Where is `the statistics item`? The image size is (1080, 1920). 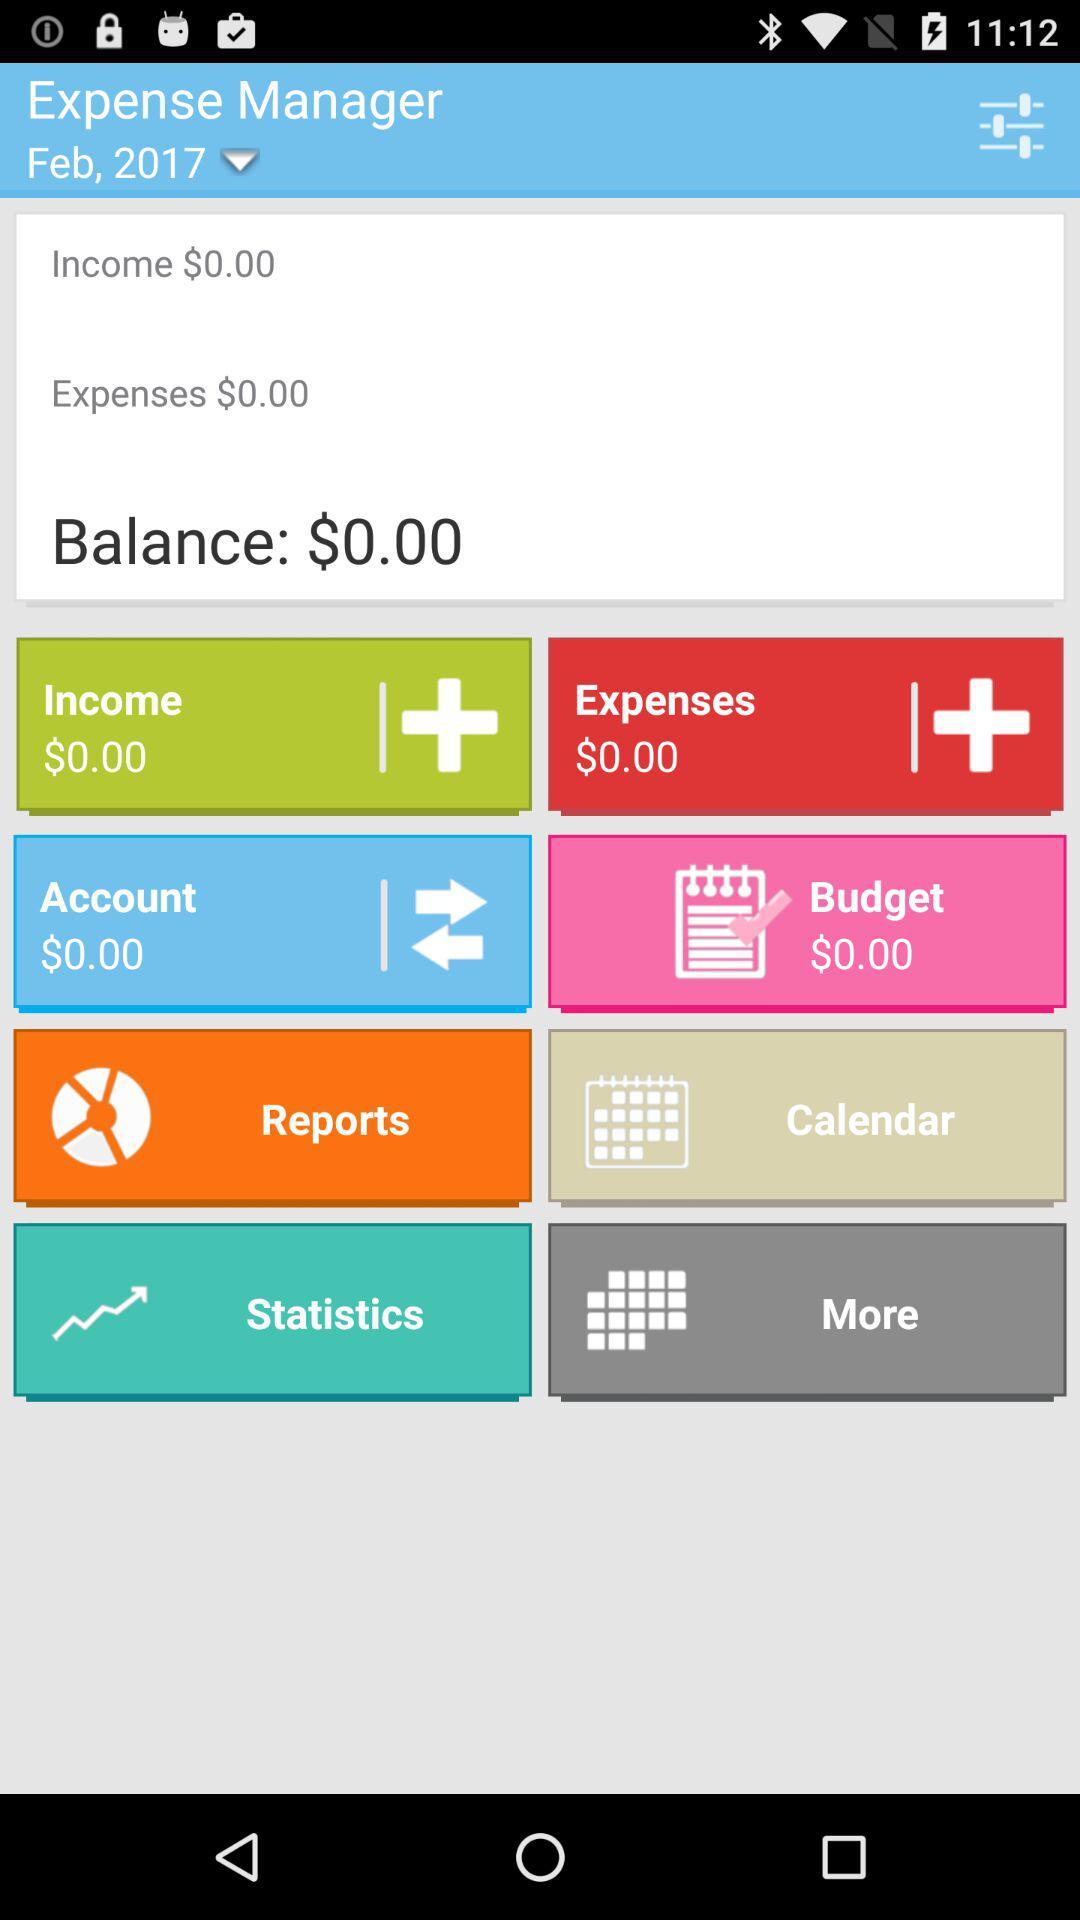 the statistics item is located at coordinates (272, 1312).